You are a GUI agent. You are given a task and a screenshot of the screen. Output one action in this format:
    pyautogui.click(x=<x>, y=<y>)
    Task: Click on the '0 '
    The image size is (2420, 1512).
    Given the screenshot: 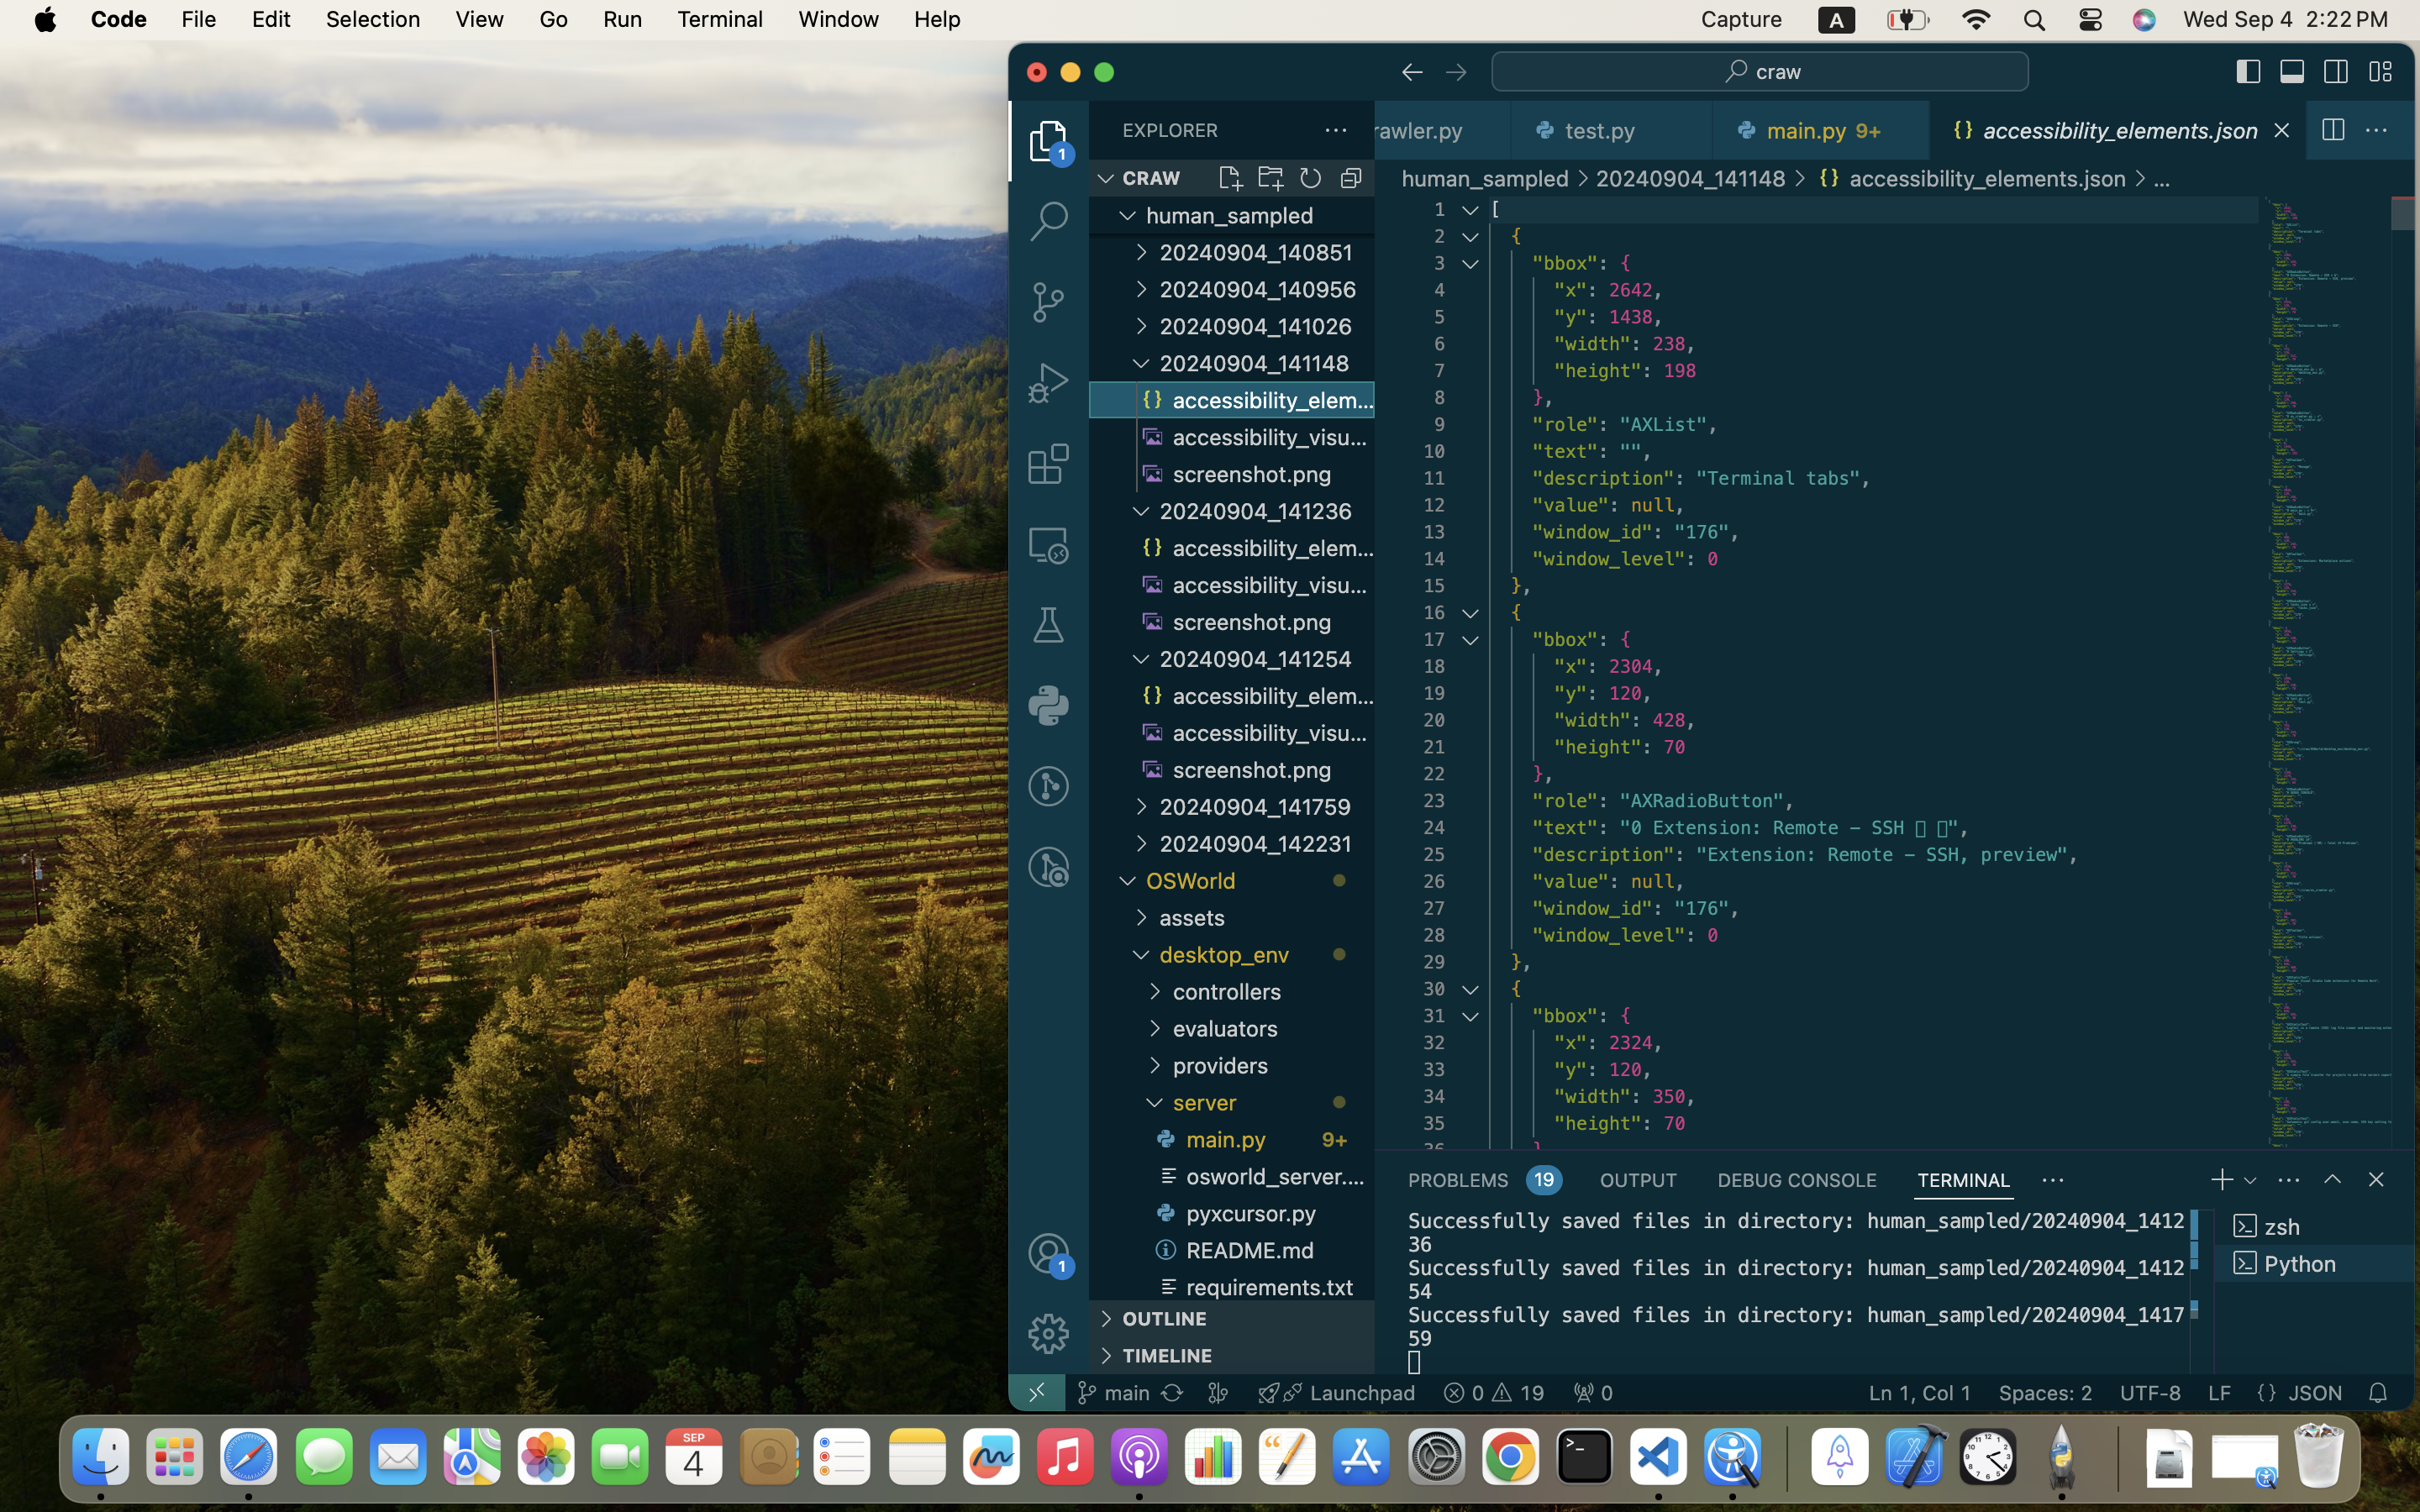 What is the action you would take?
    pyautogui.click(x=1048, y=464)
    